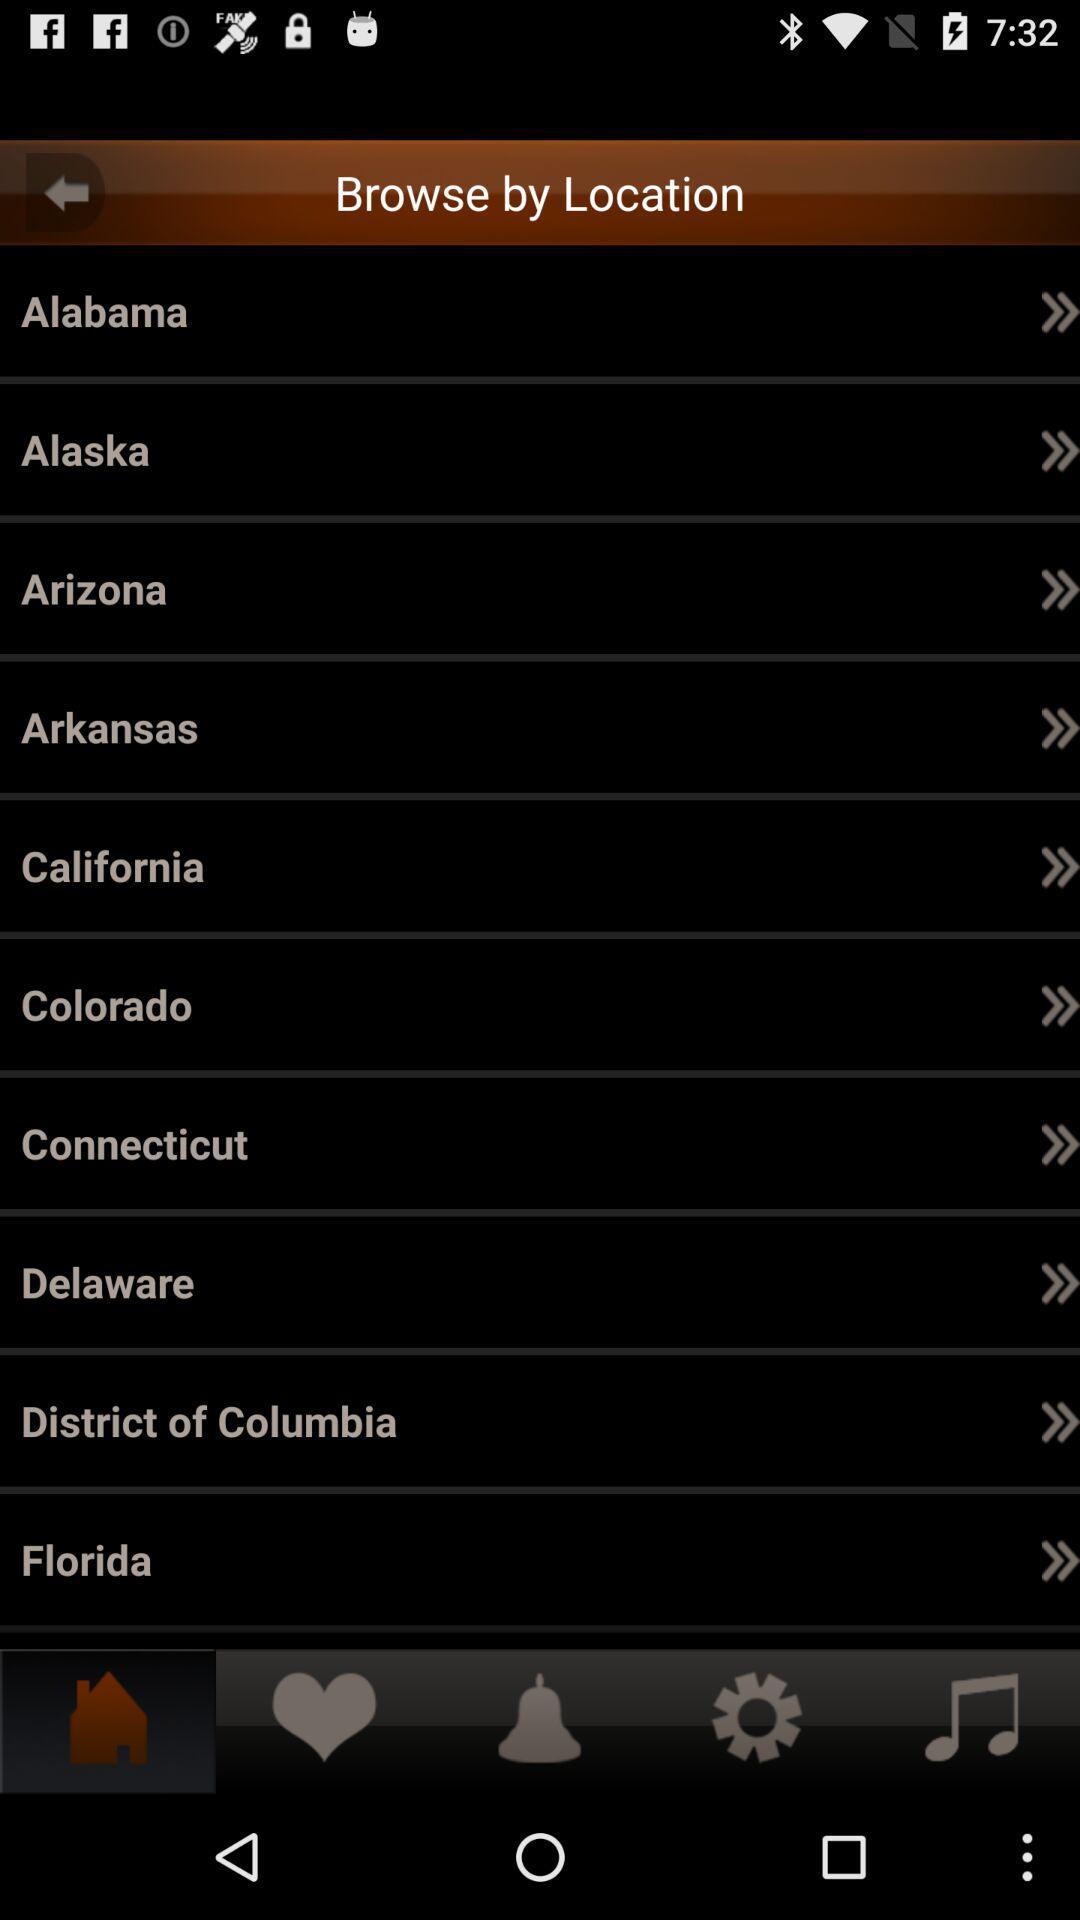 Image resolution: width=1080 pixels, height=1920 pixels. What do you see at coordinates (327, 1004) in the screenshot?
I see `item next to the      item` at bounding box center [327, 1004].